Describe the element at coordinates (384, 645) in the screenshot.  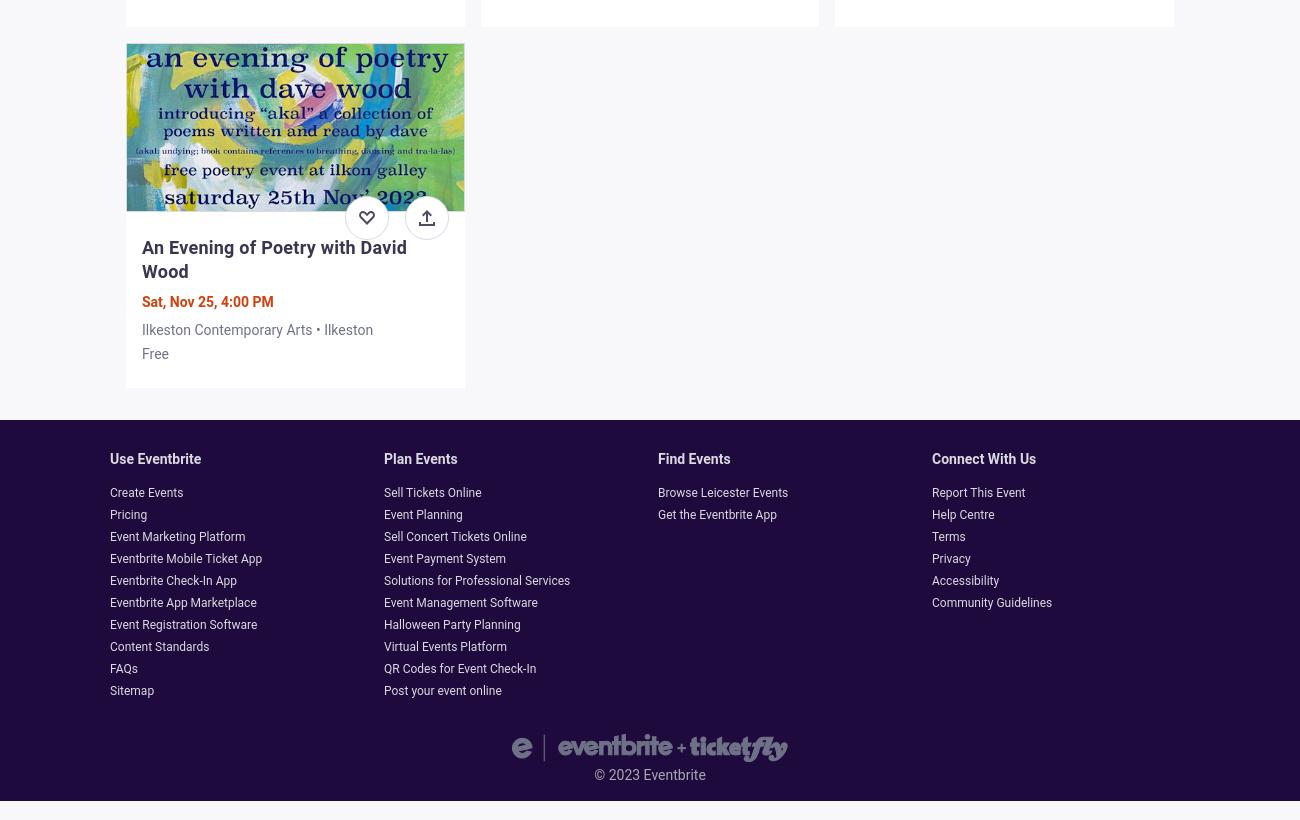
I see `'Virtual Events Platform'` at that location.